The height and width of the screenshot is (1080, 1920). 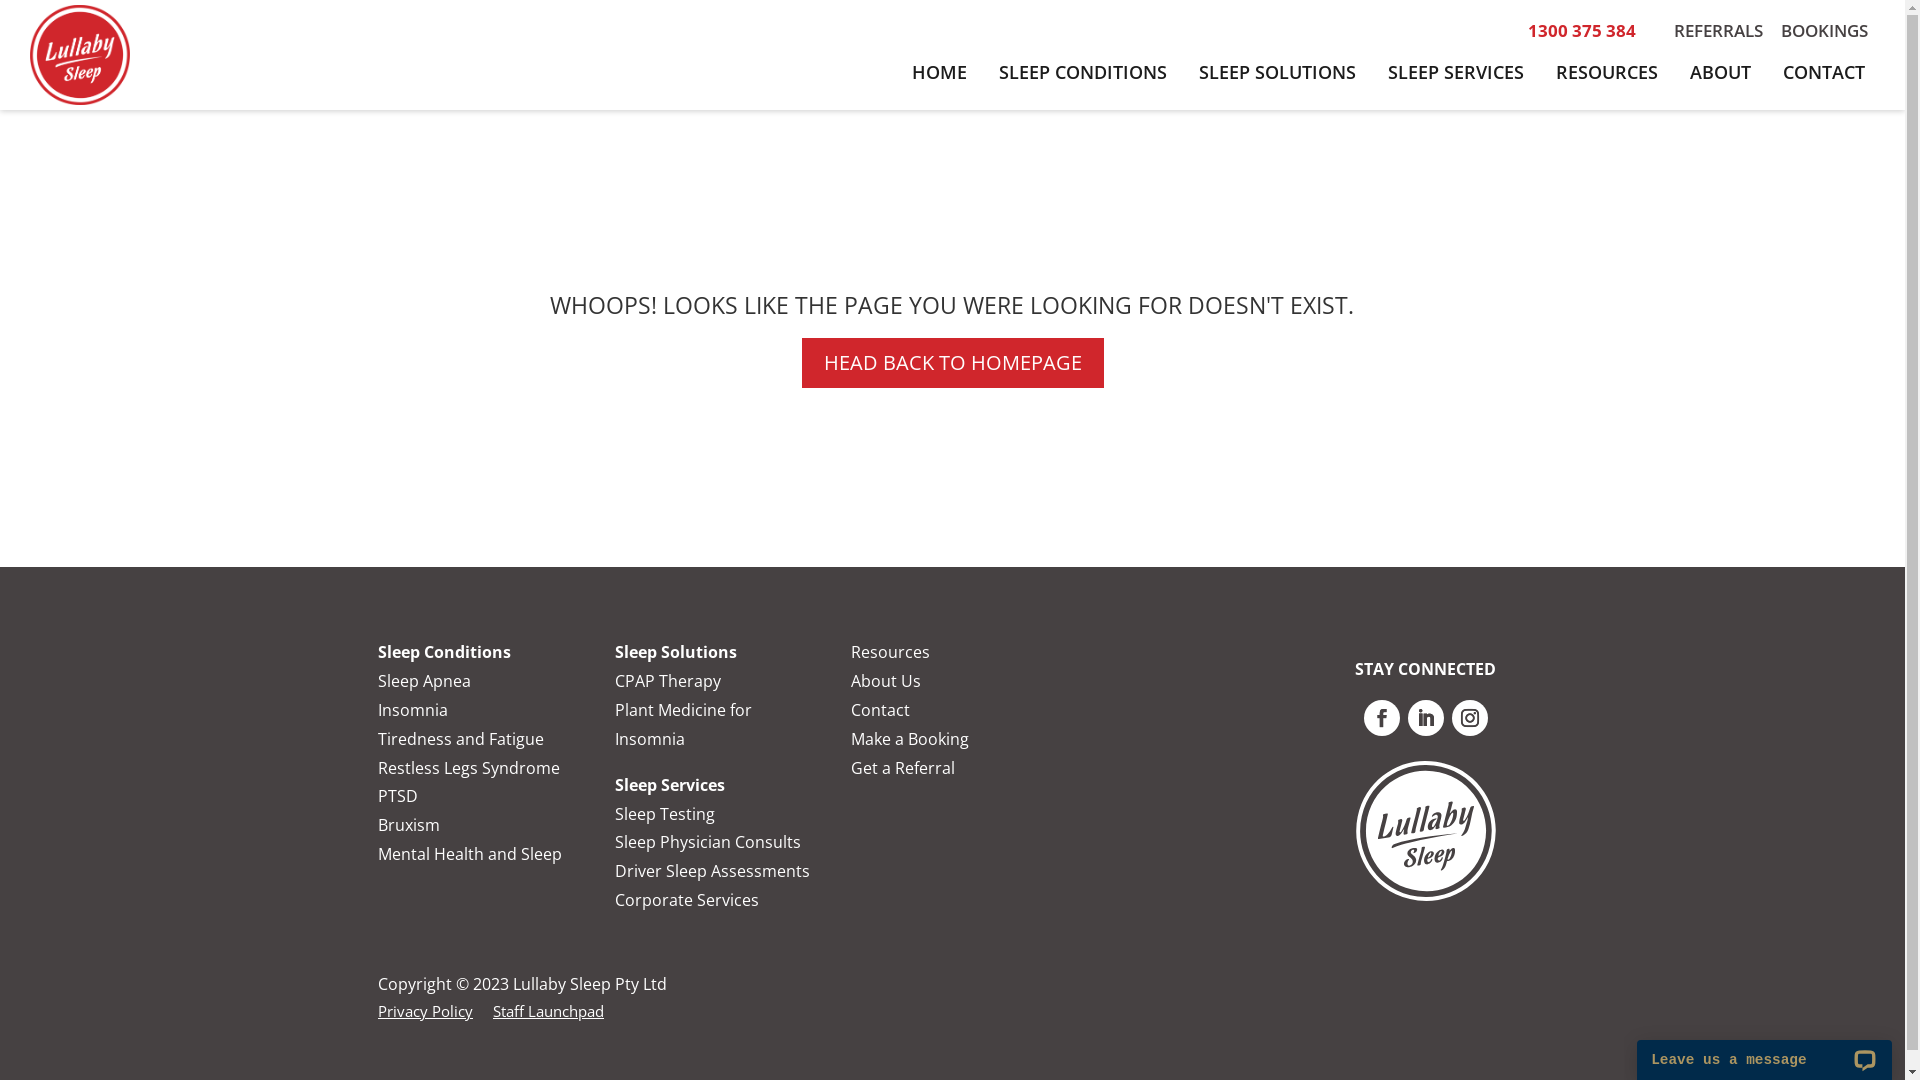 I want to click on 'Follow on LinkedIn', so click(x=1406, y=716).